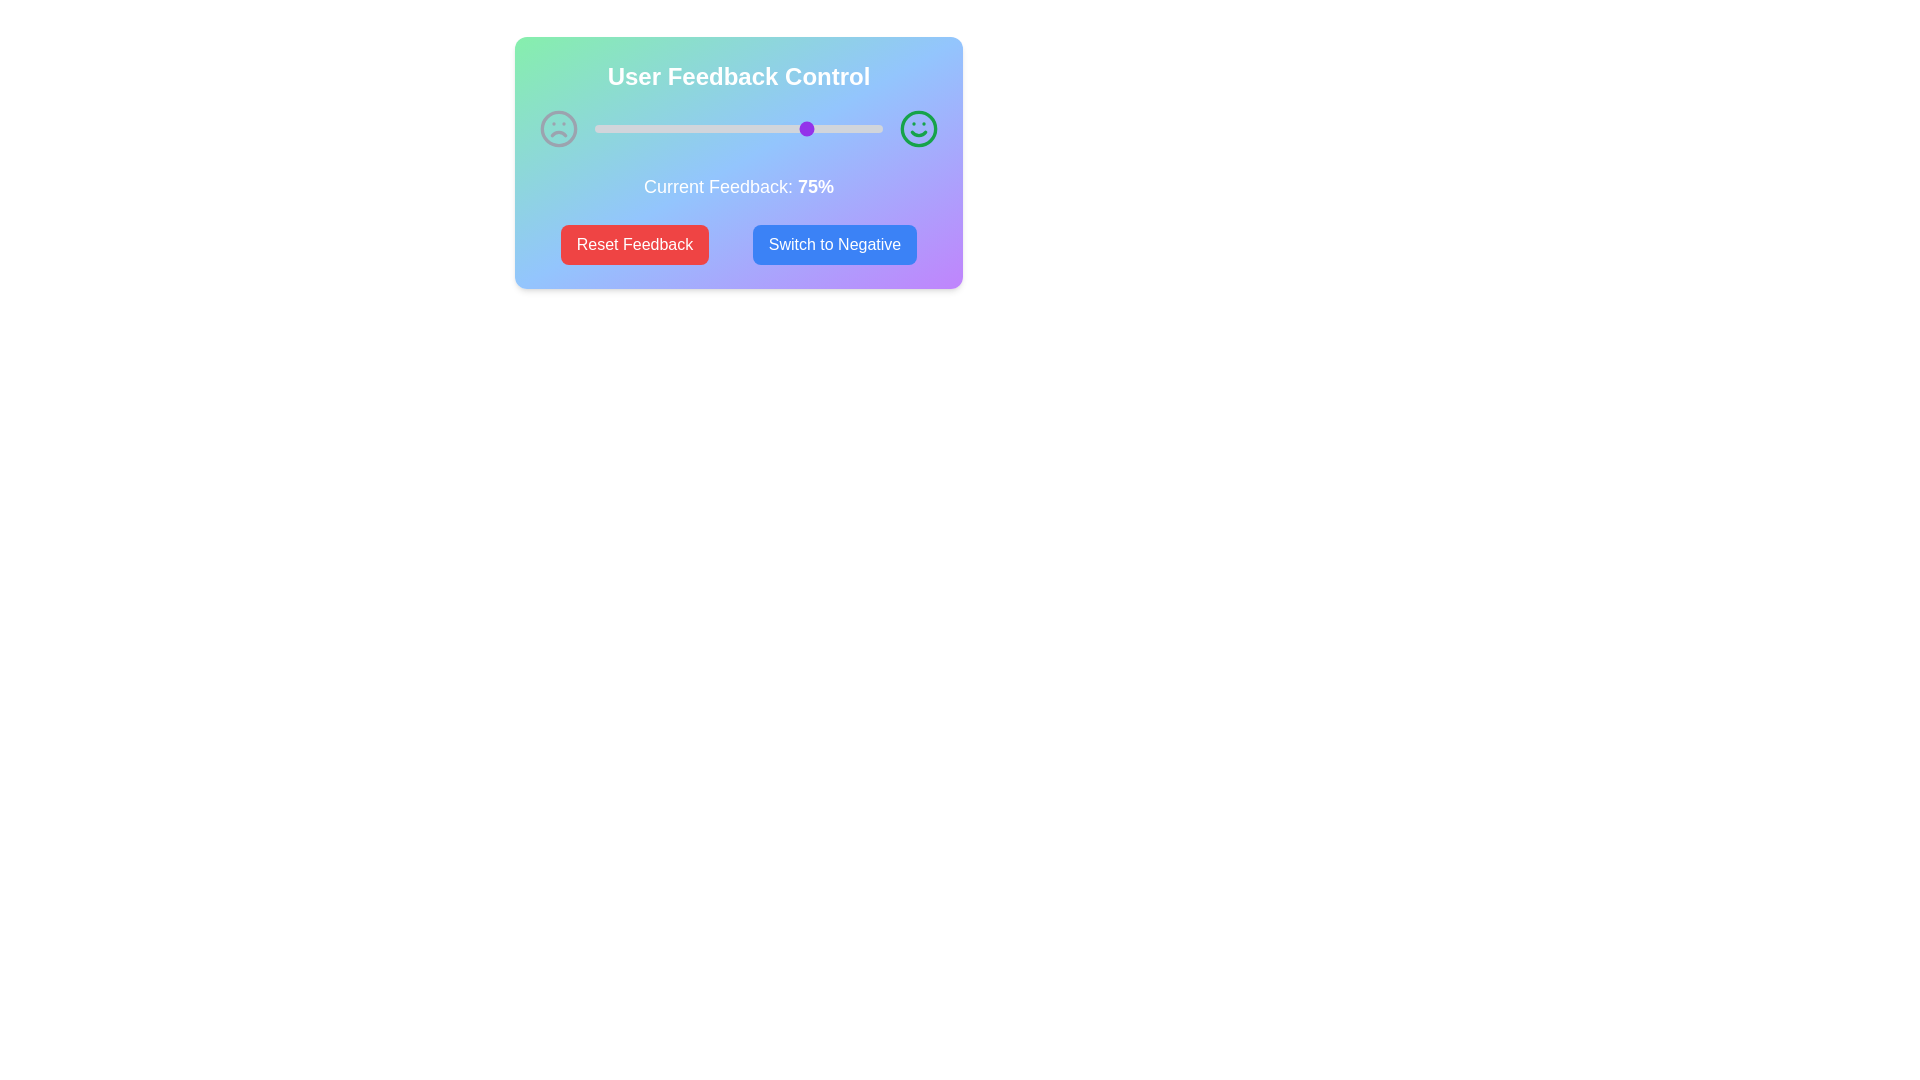  I want to click on 'Reset Feedback' button to reset the feedback value to 0%, so click(633, 244).